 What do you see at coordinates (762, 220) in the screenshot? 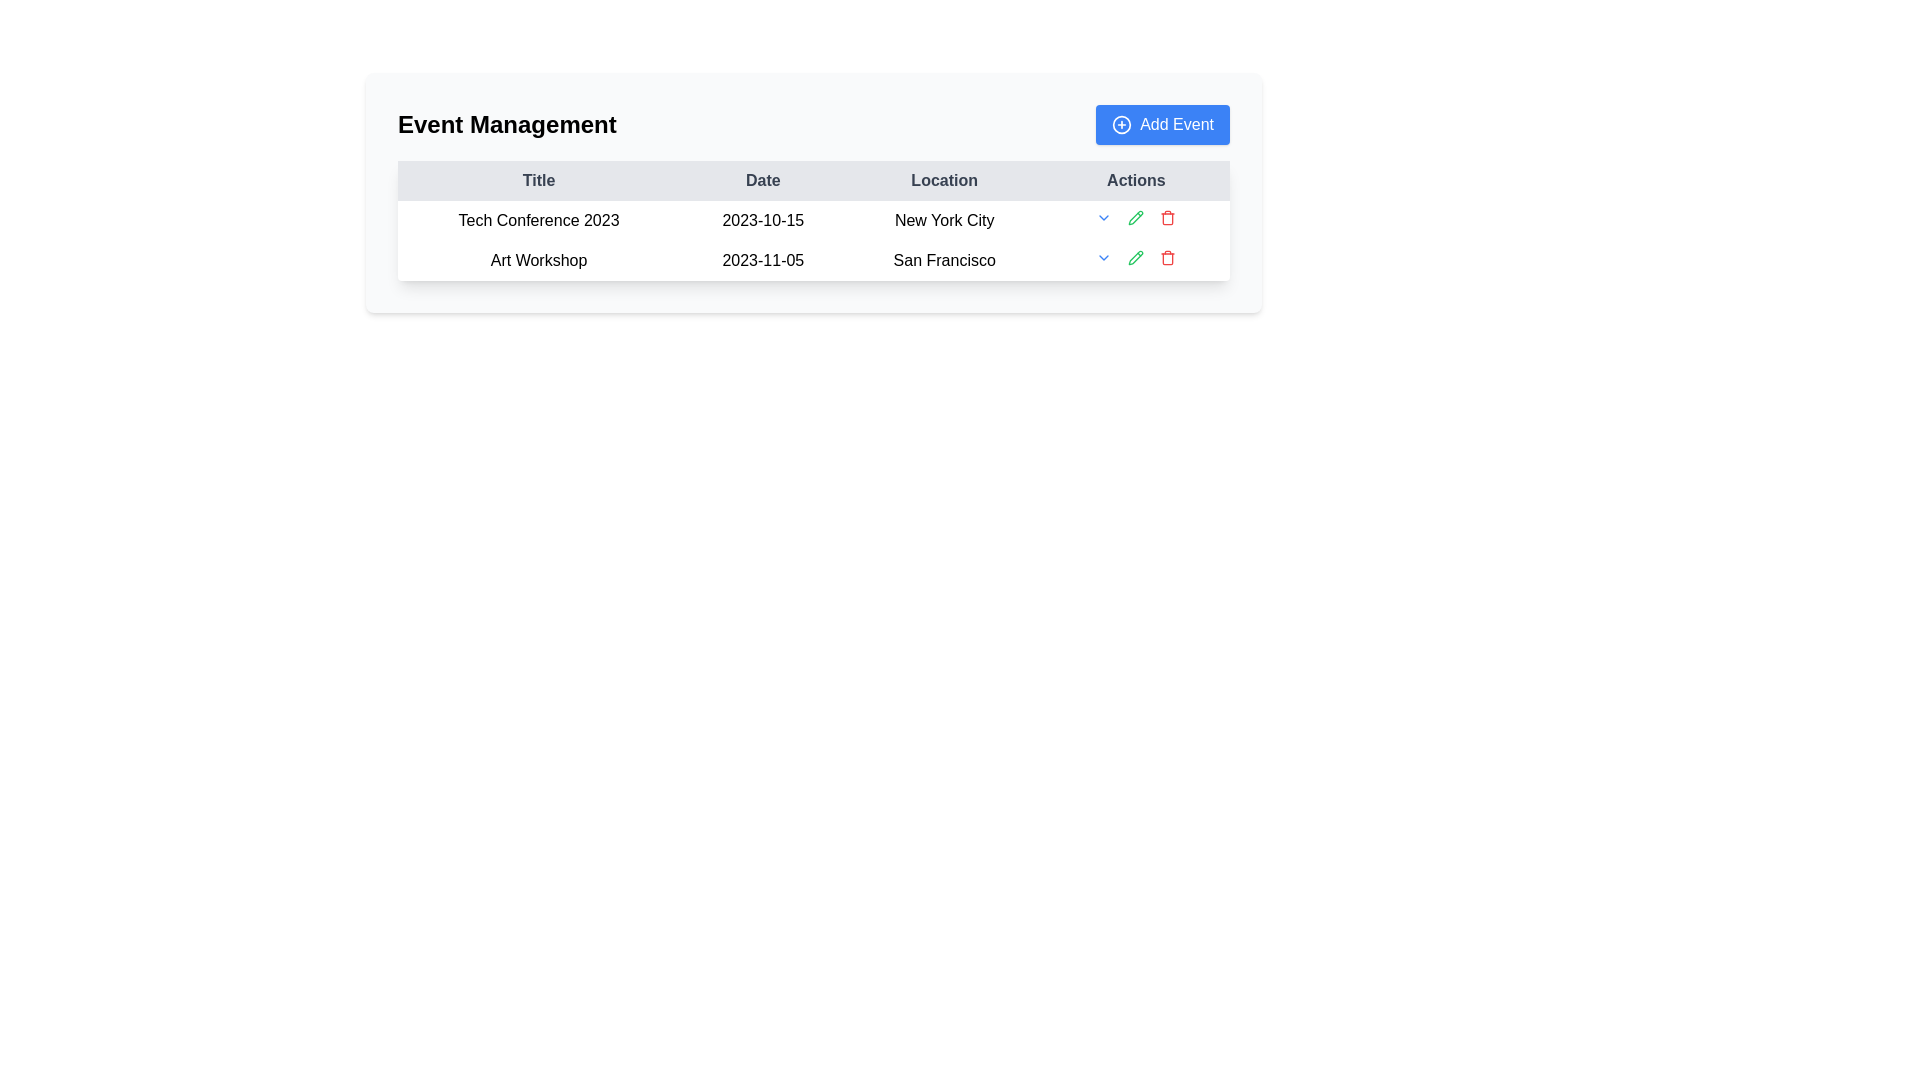
I see `the text label displaying the date '2023-10-15' in the data table under the 'Date' column for the 'Tech Conference 2023' event` at bounding box center [762, 220].